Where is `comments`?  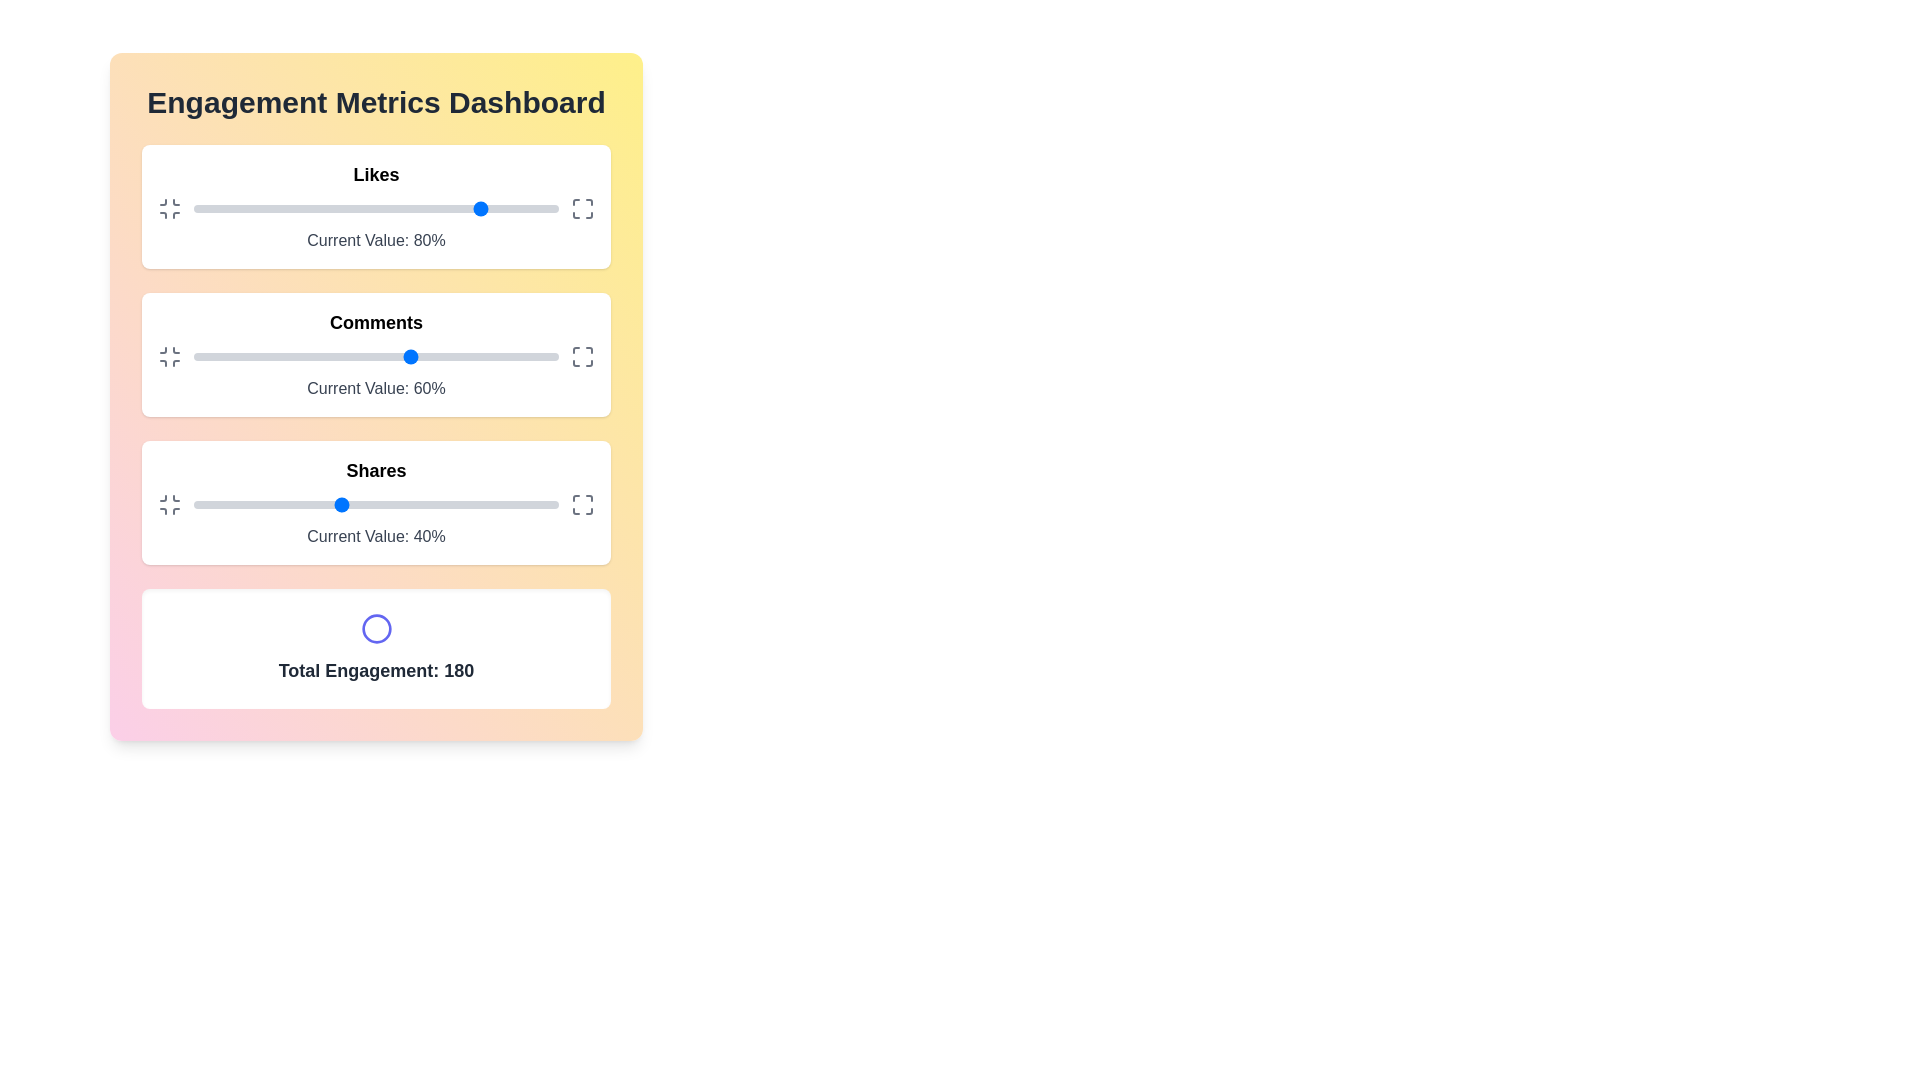
comments is located at coordinates (430, 356).